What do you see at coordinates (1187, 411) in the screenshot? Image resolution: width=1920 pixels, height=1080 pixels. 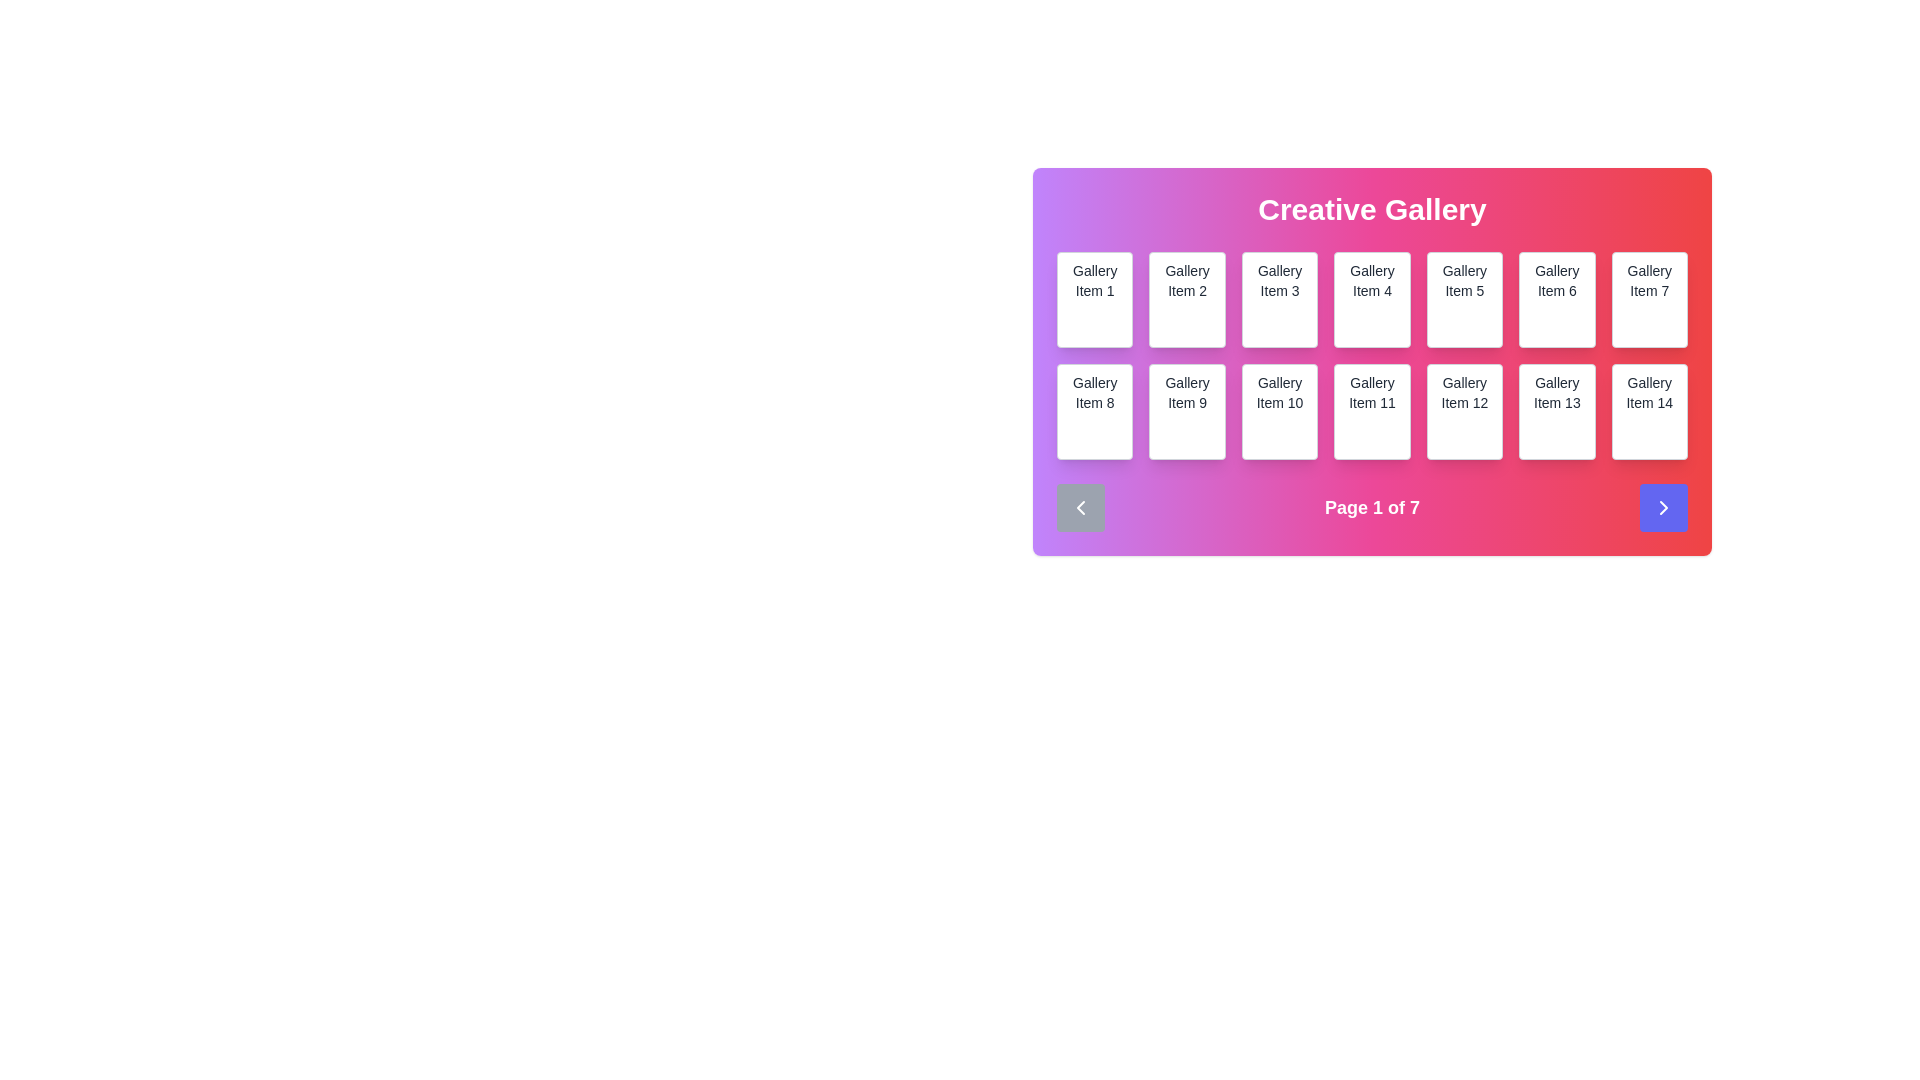 I see `to select or highlight the card labeled 'Gallery Item 9', which is a rectangular card with a white background and gray text located in the second row and second column of a 7-column grid` at bounding box center [1187, 411].